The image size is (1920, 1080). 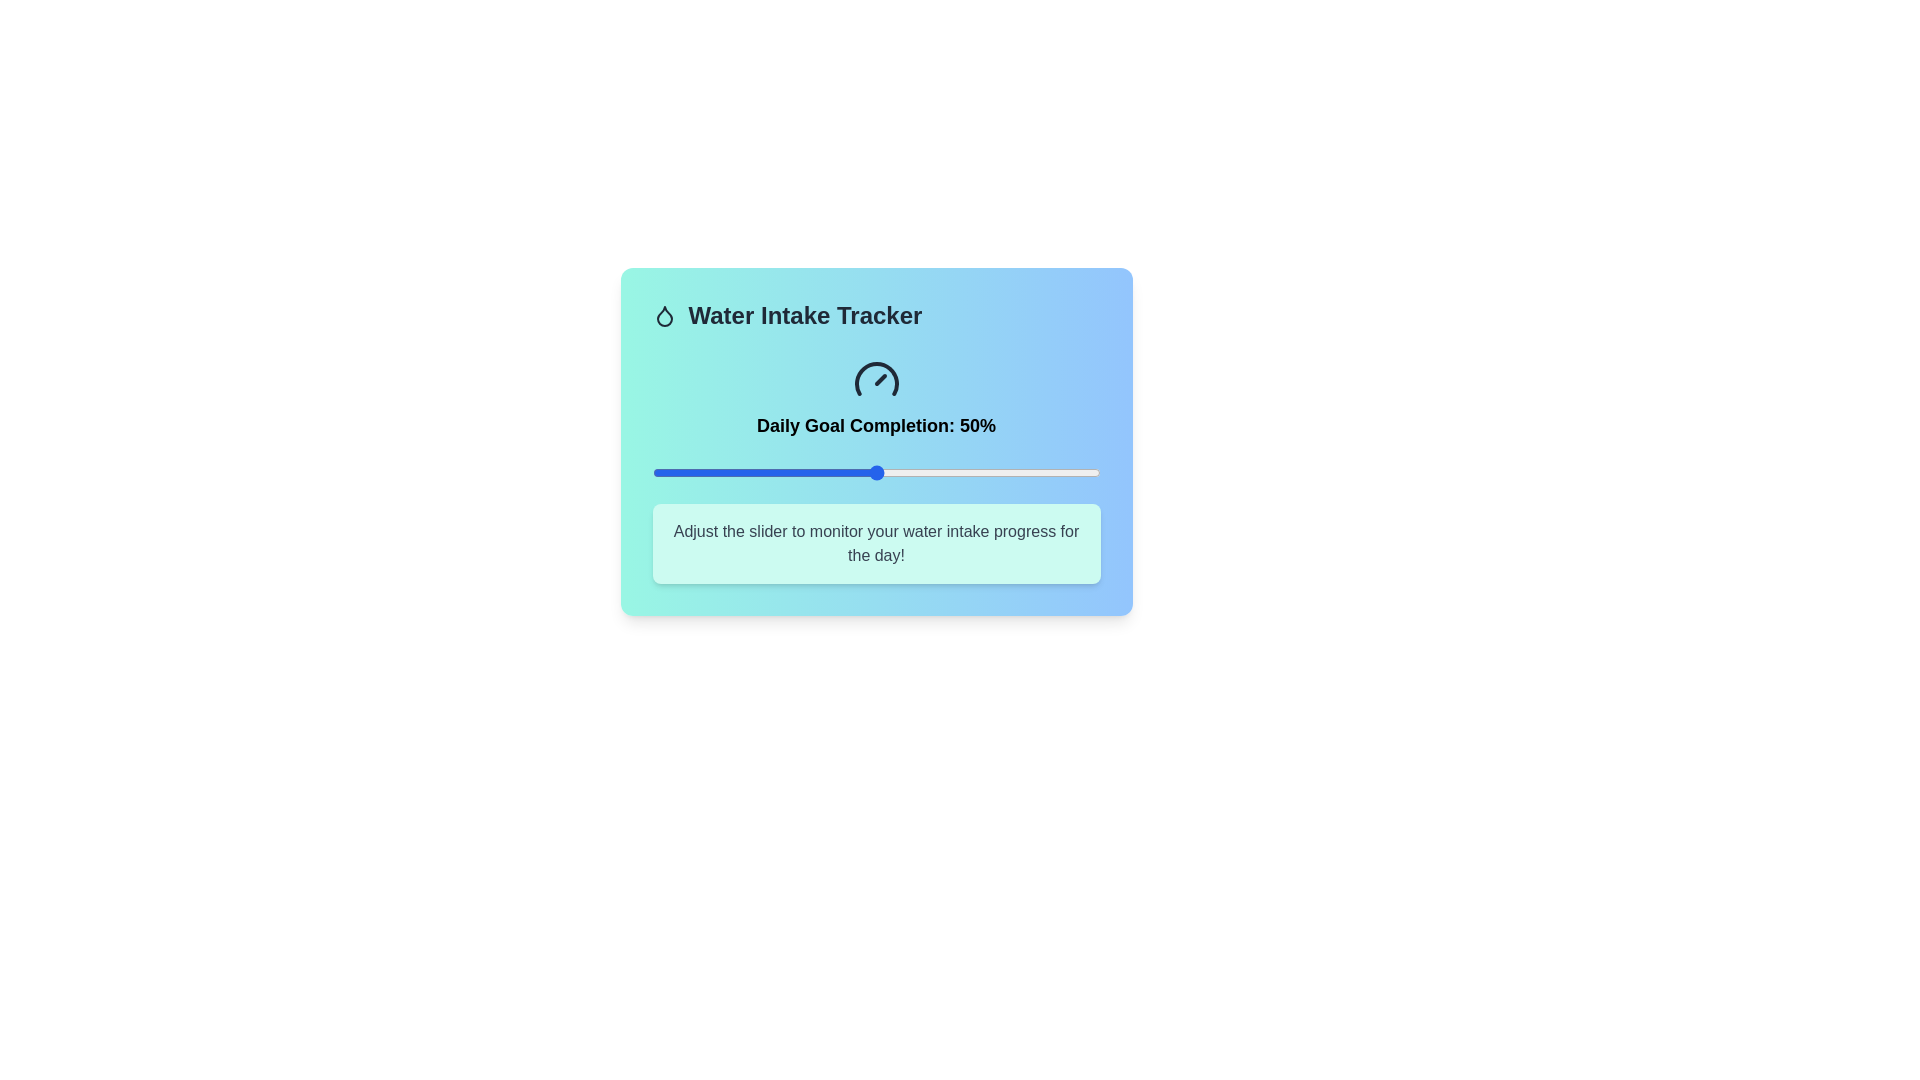 I want to click on the slider to set the goal completion percentage to 5, so click(x=674, y=473).